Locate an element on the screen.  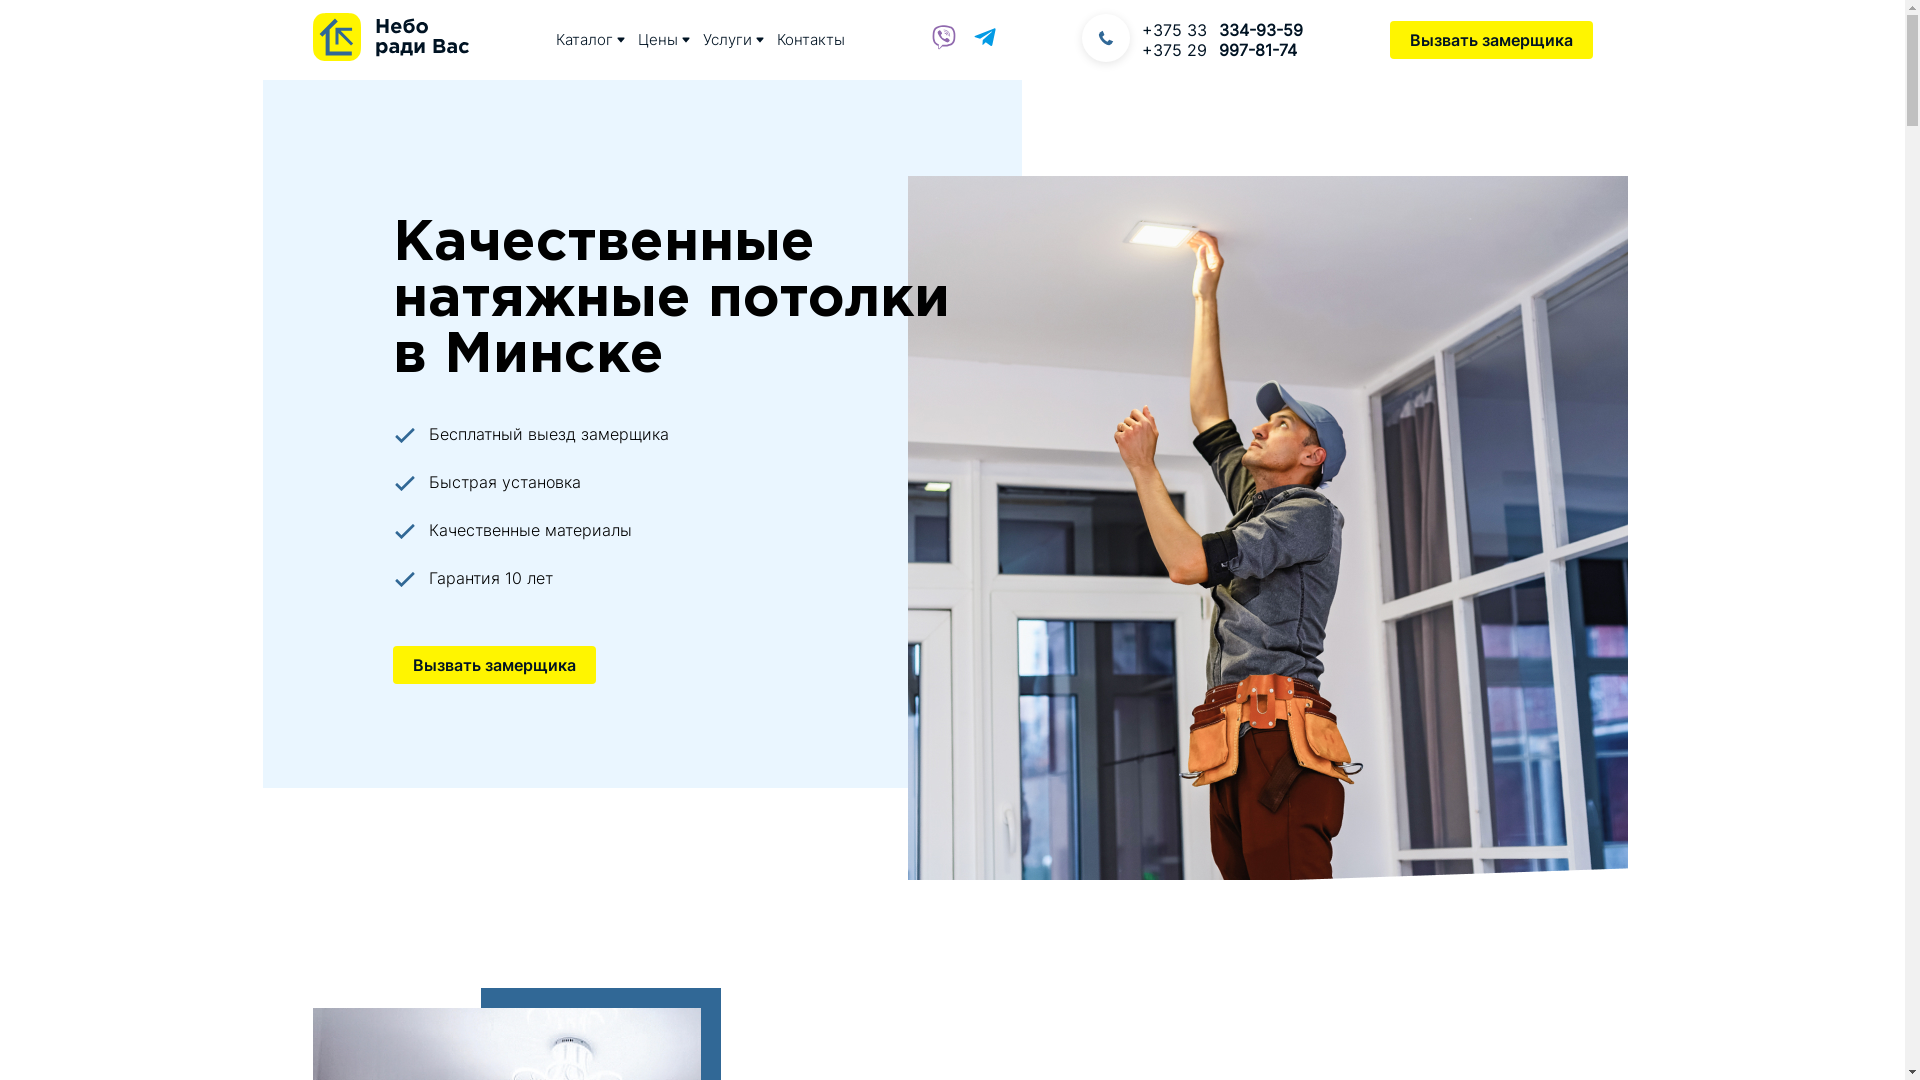
'+375 33 is located at coordinates (1142, 30).